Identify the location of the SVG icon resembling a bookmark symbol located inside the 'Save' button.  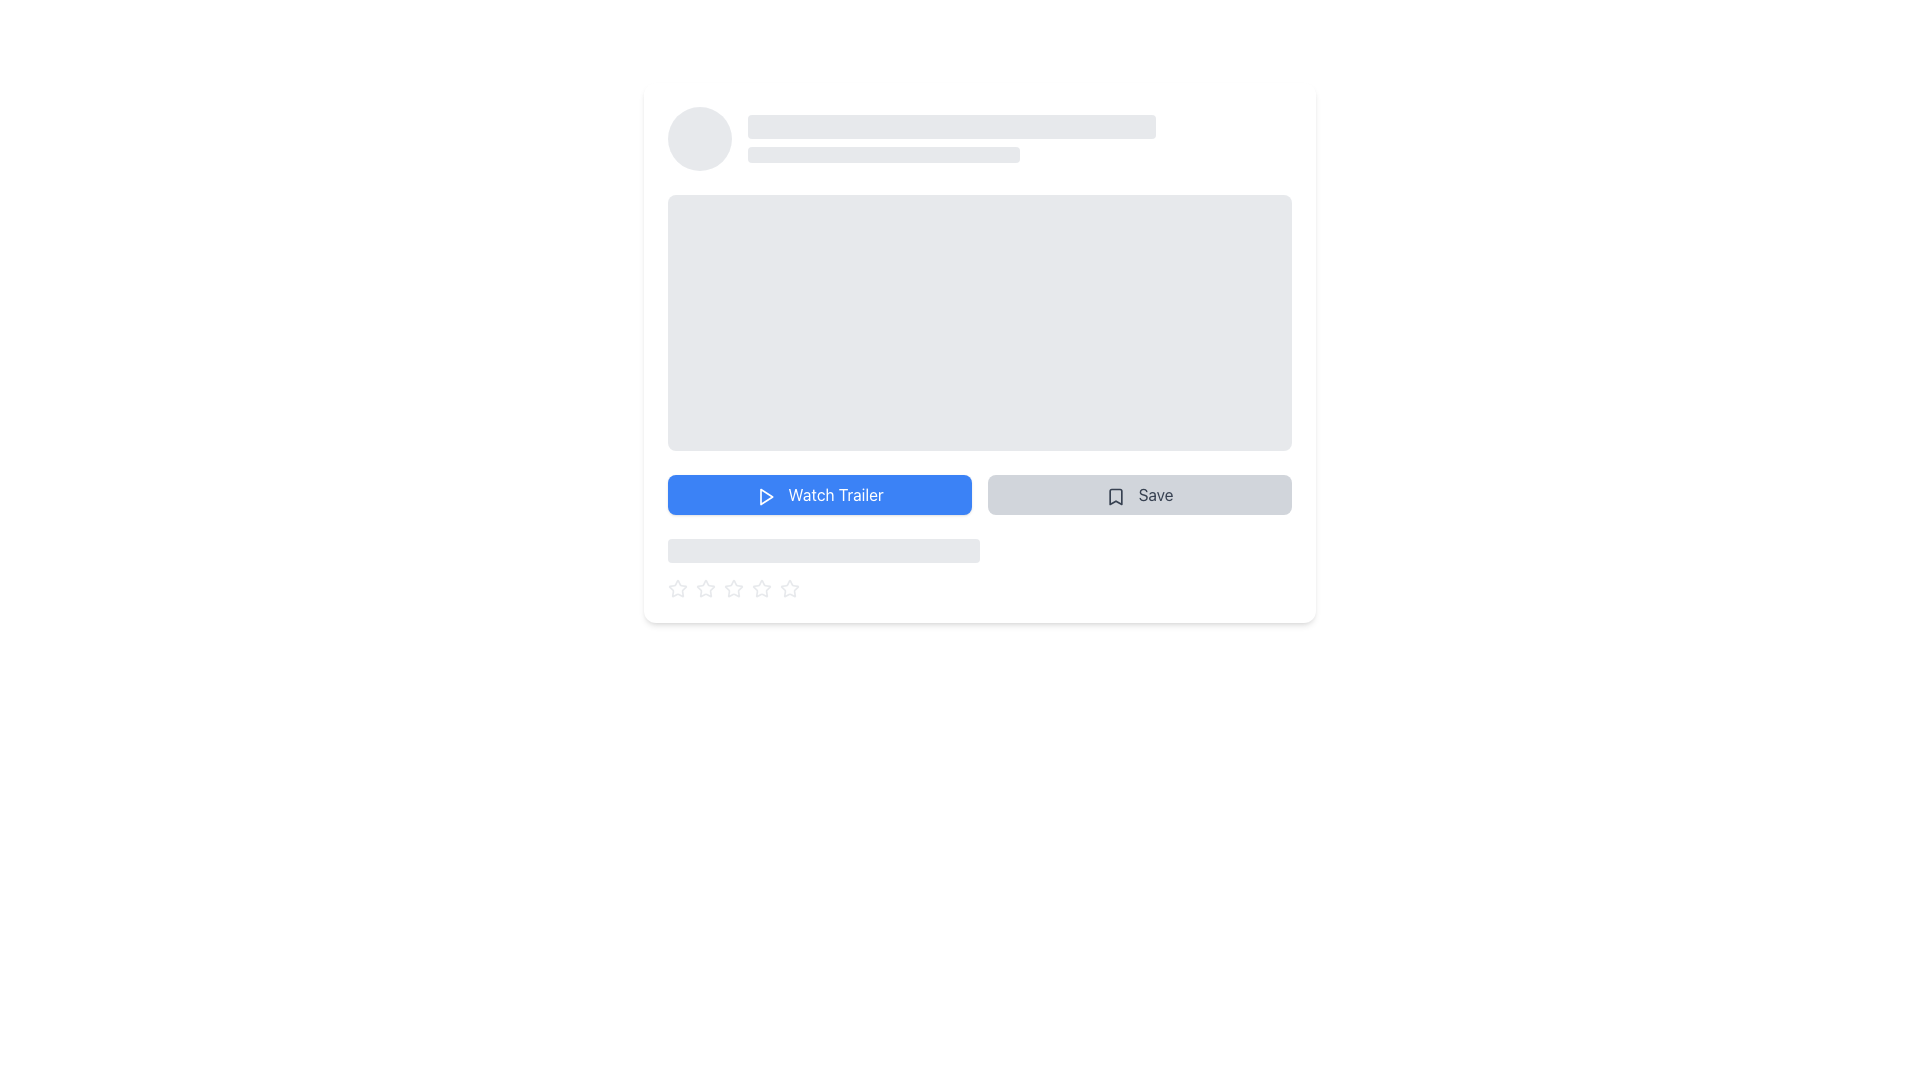
(1115, 495).